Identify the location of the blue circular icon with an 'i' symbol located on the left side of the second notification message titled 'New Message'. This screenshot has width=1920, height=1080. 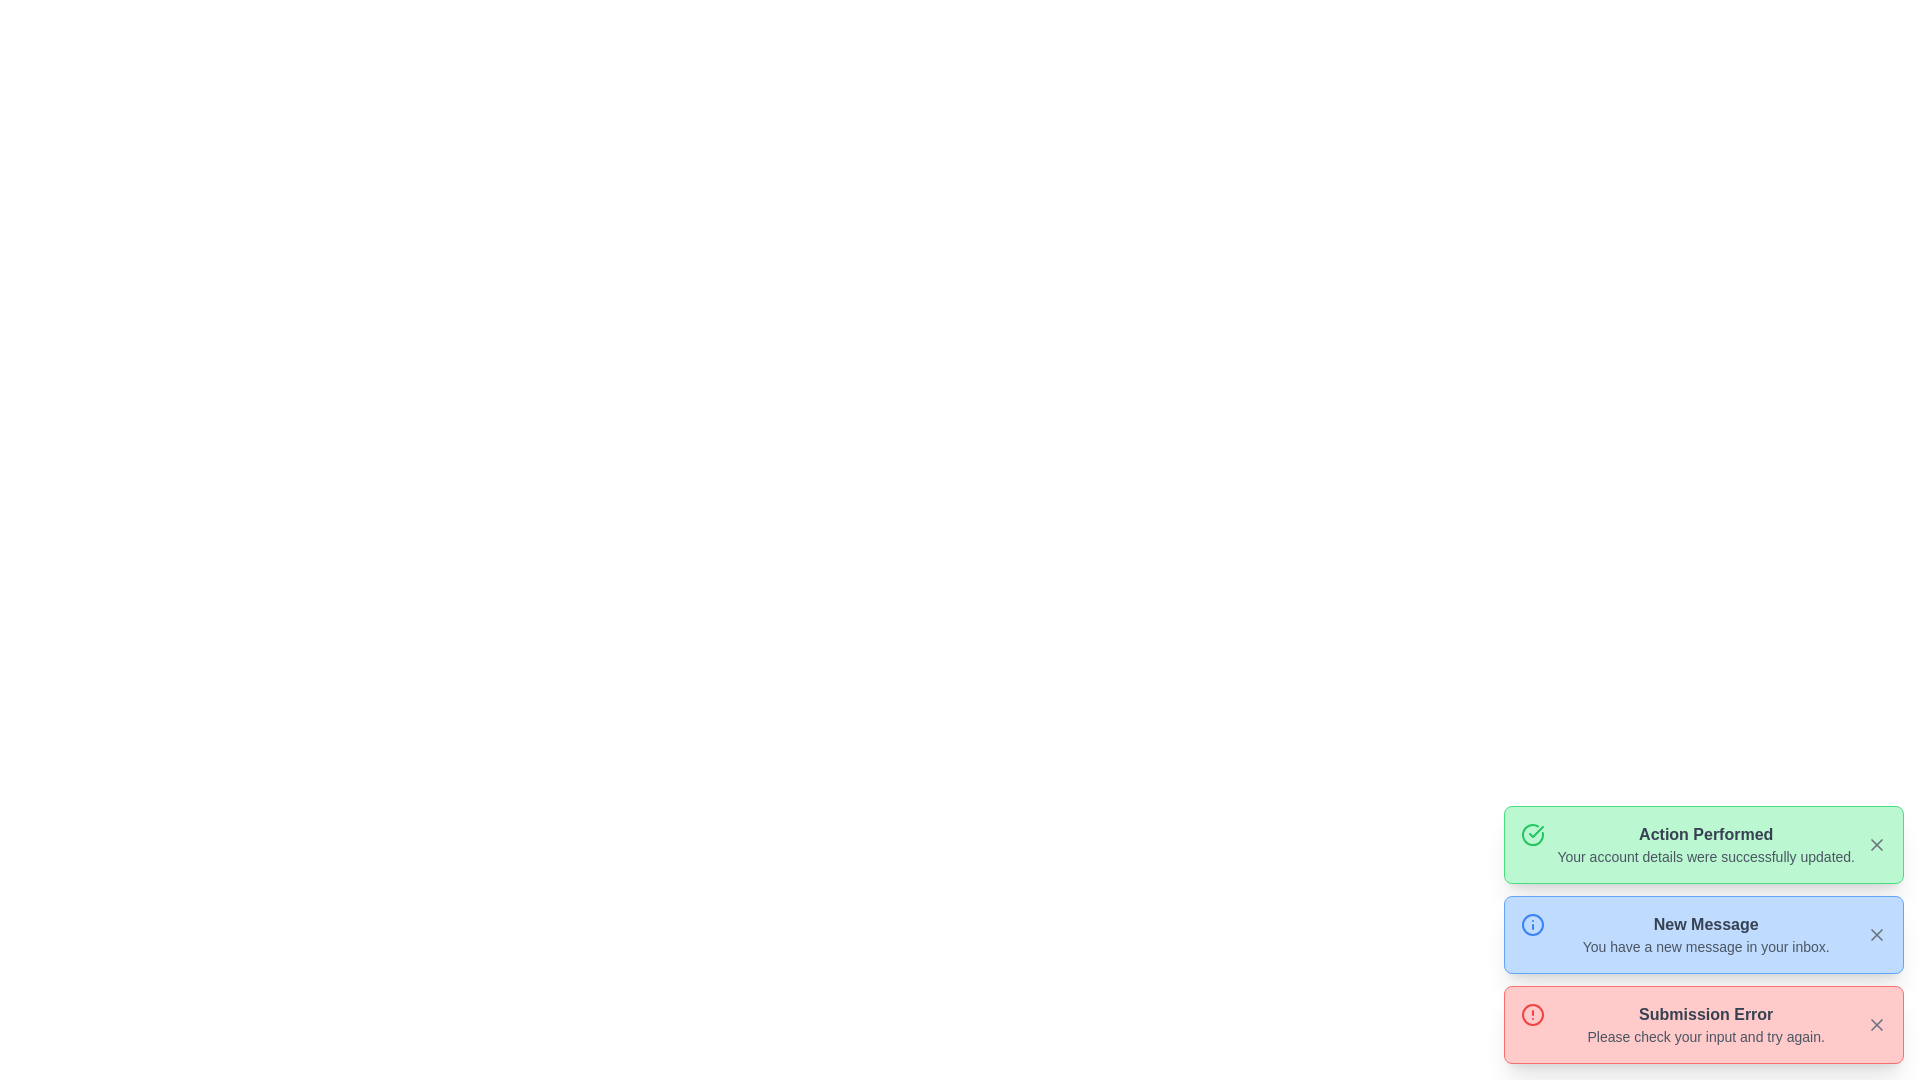
(1532, 925).